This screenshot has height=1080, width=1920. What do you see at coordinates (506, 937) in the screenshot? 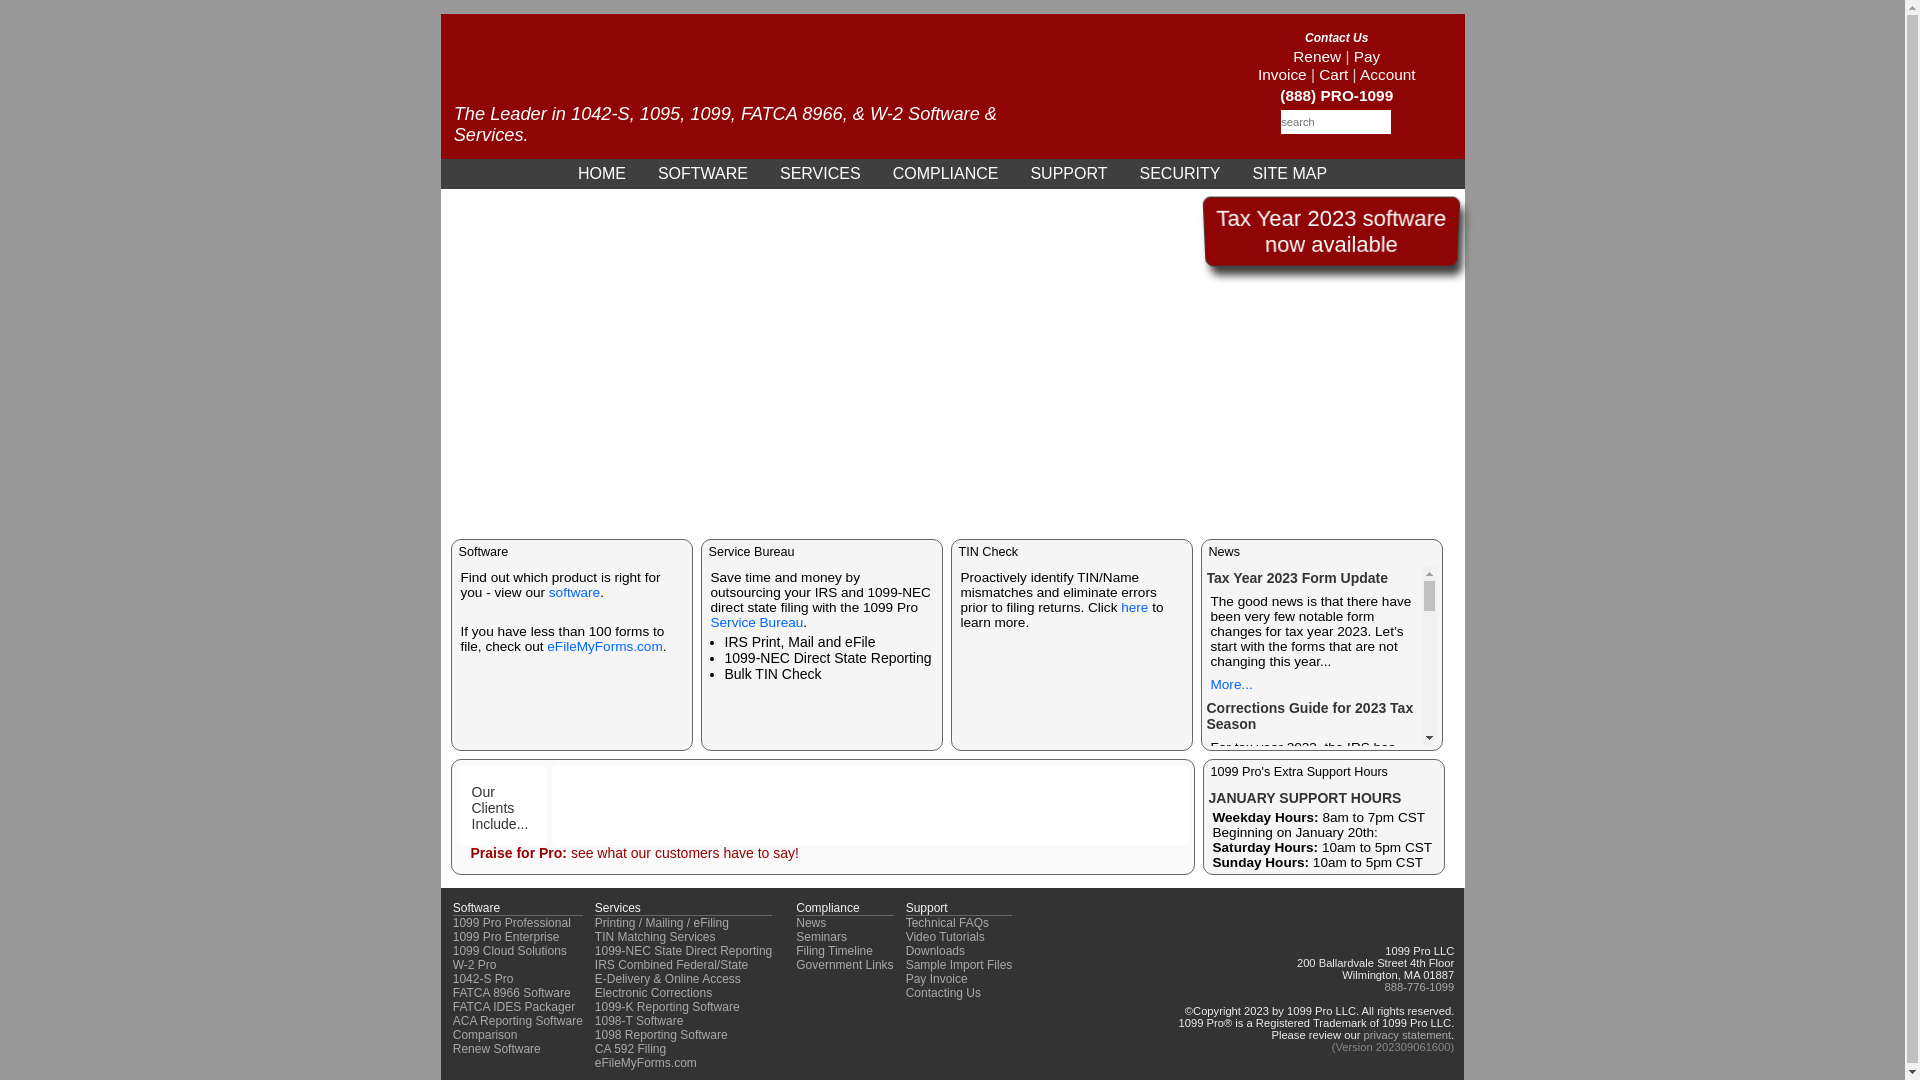
I see `'1099 Pro Enterprise'` at bounding box center [506, 937].